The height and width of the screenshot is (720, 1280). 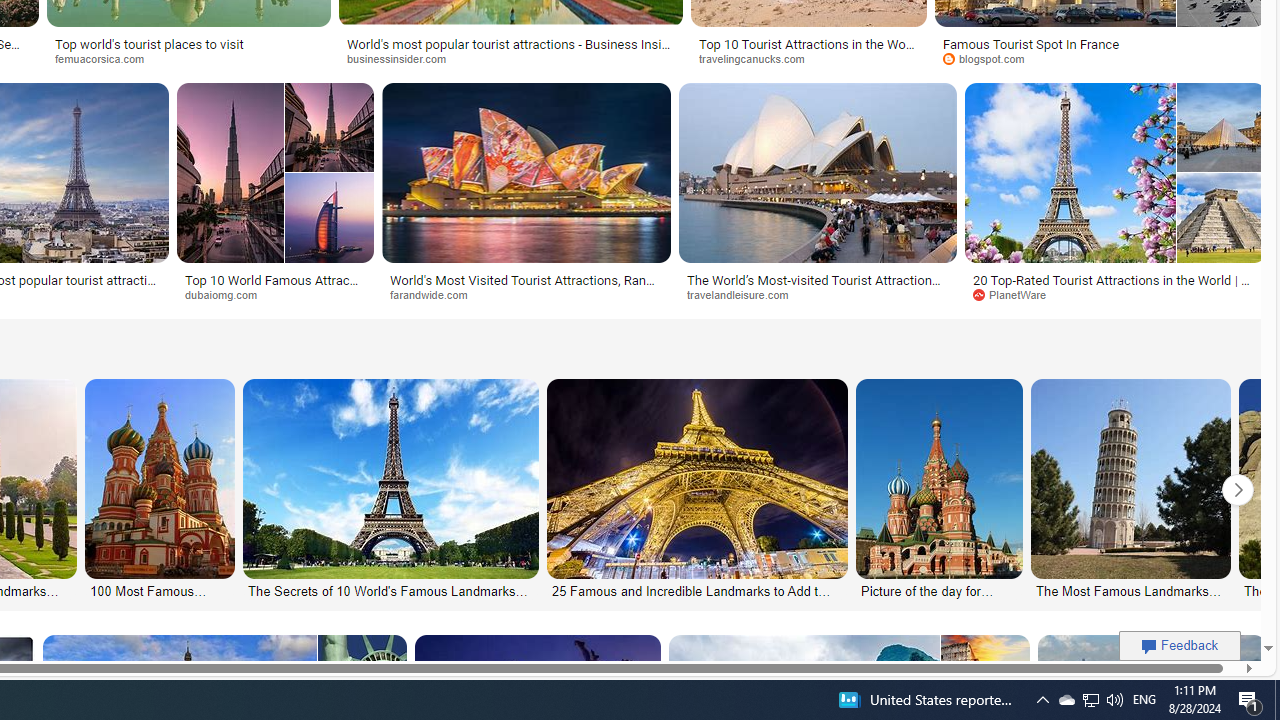 What do you see at coordinates (1099, 44) in the screenshot?
I see `'Famous Tourist Spot In France'` at bounding box center [1099, 44].